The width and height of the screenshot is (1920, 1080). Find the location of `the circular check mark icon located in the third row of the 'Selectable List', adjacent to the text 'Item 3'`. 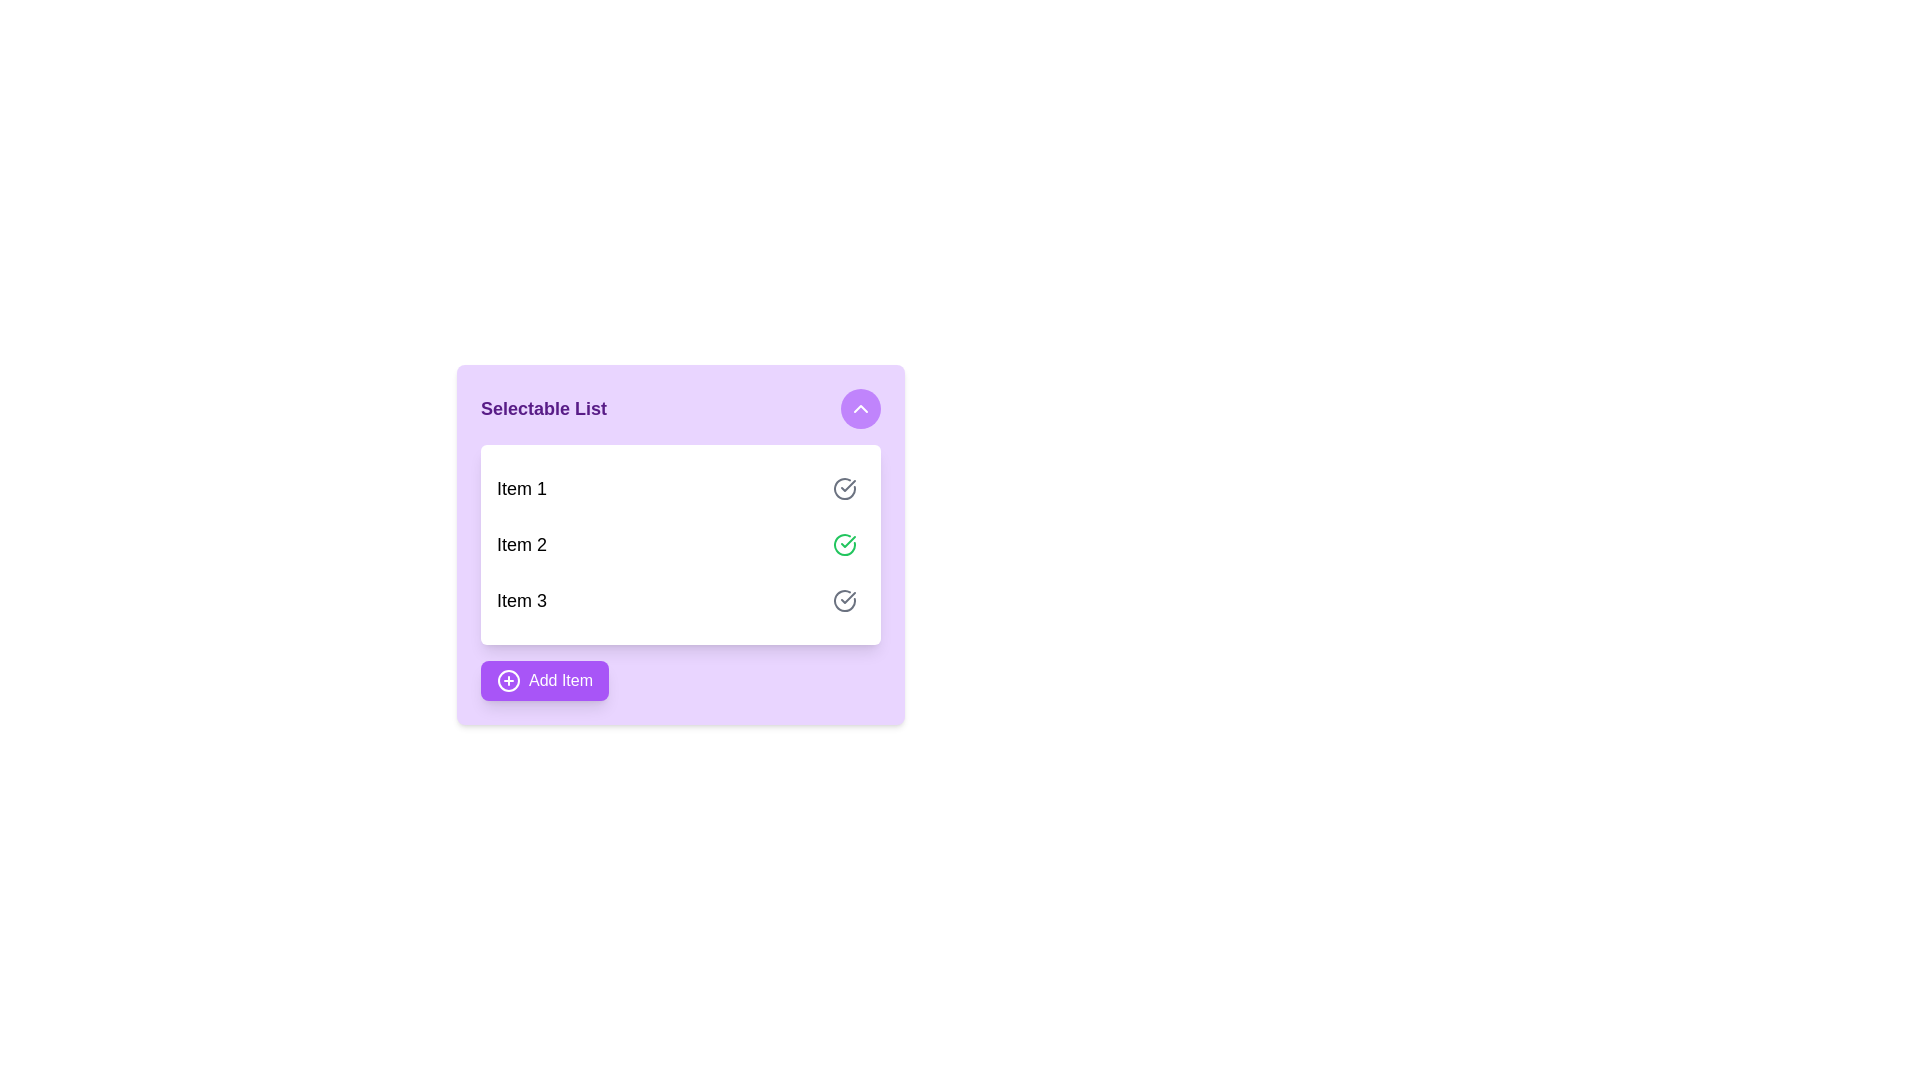

the circular check mark icon located in the third row of the 'Selectable List', adjacent to the text 'Item 3' is located at coordinates (844, 600).